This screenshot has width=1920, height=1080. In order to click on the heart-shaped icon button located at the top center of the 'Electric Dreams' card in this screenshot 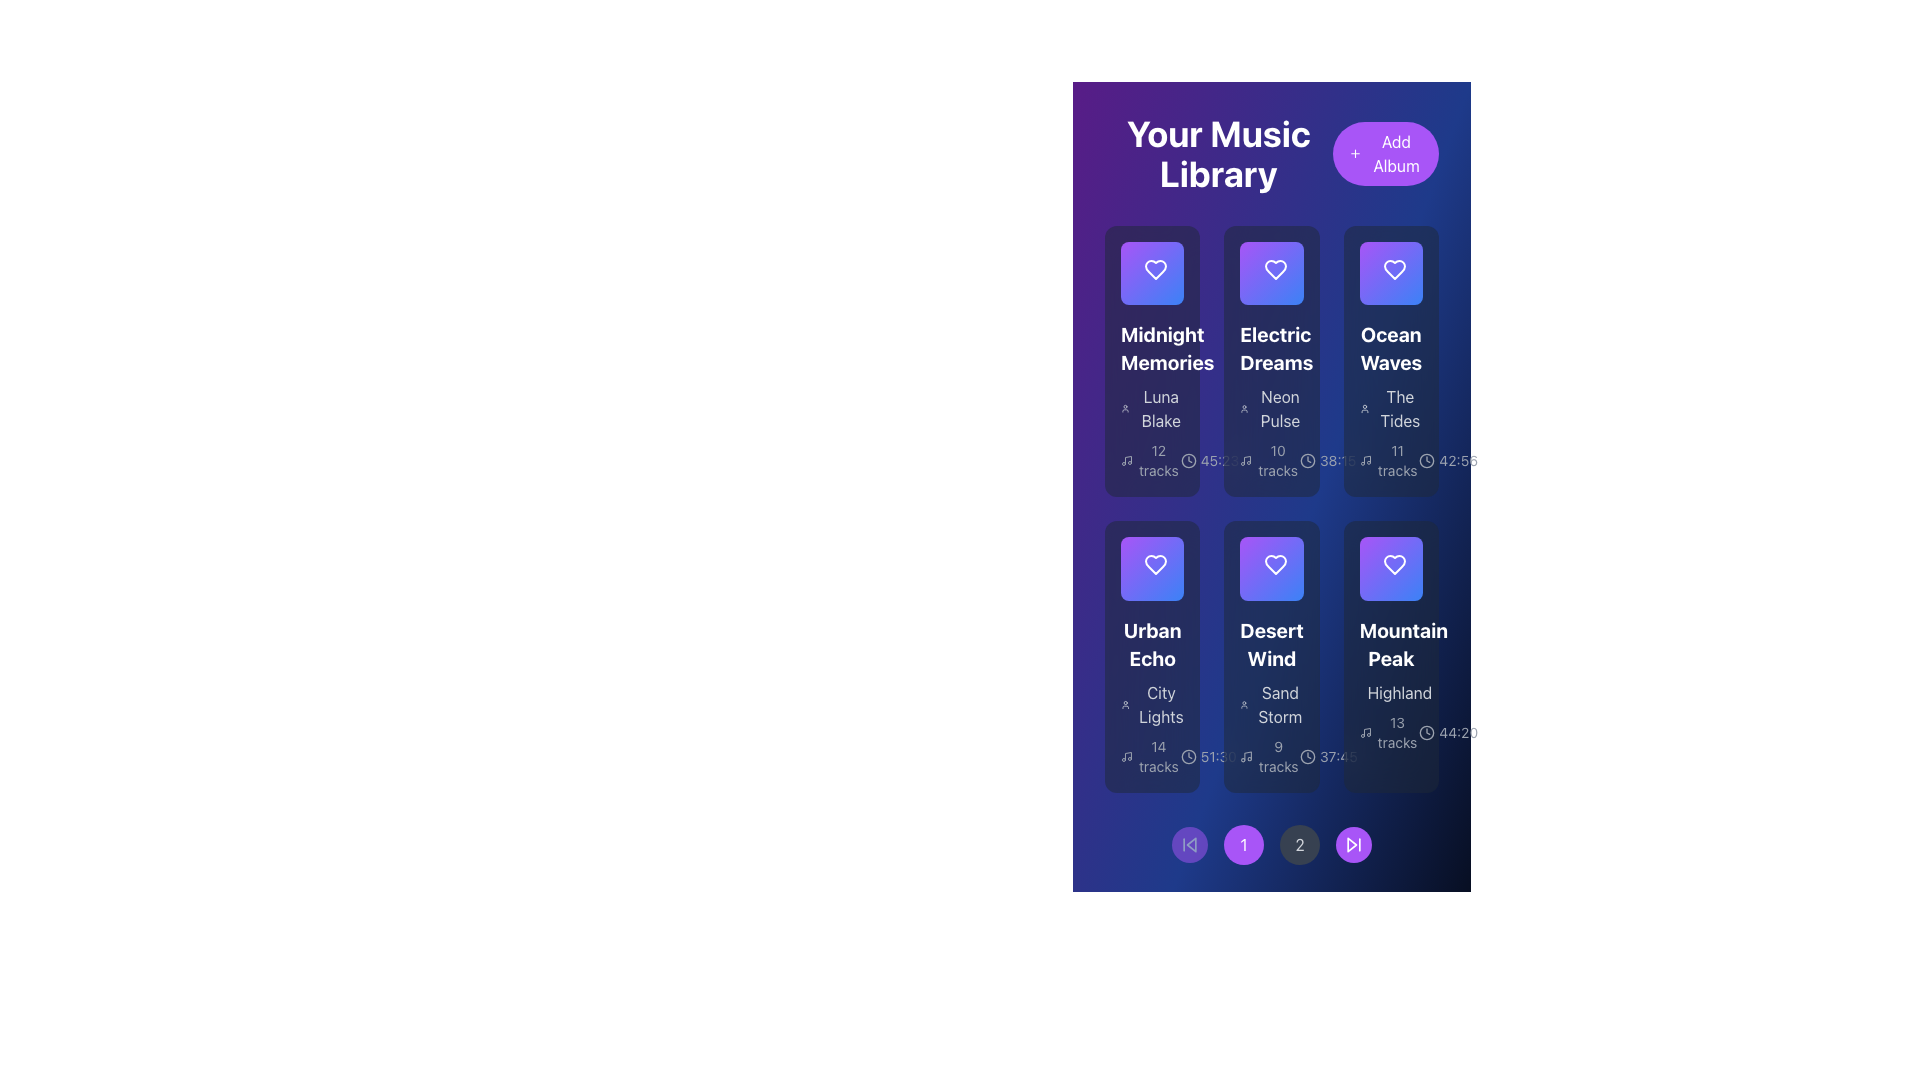, I will do `click(1274, 270)`.